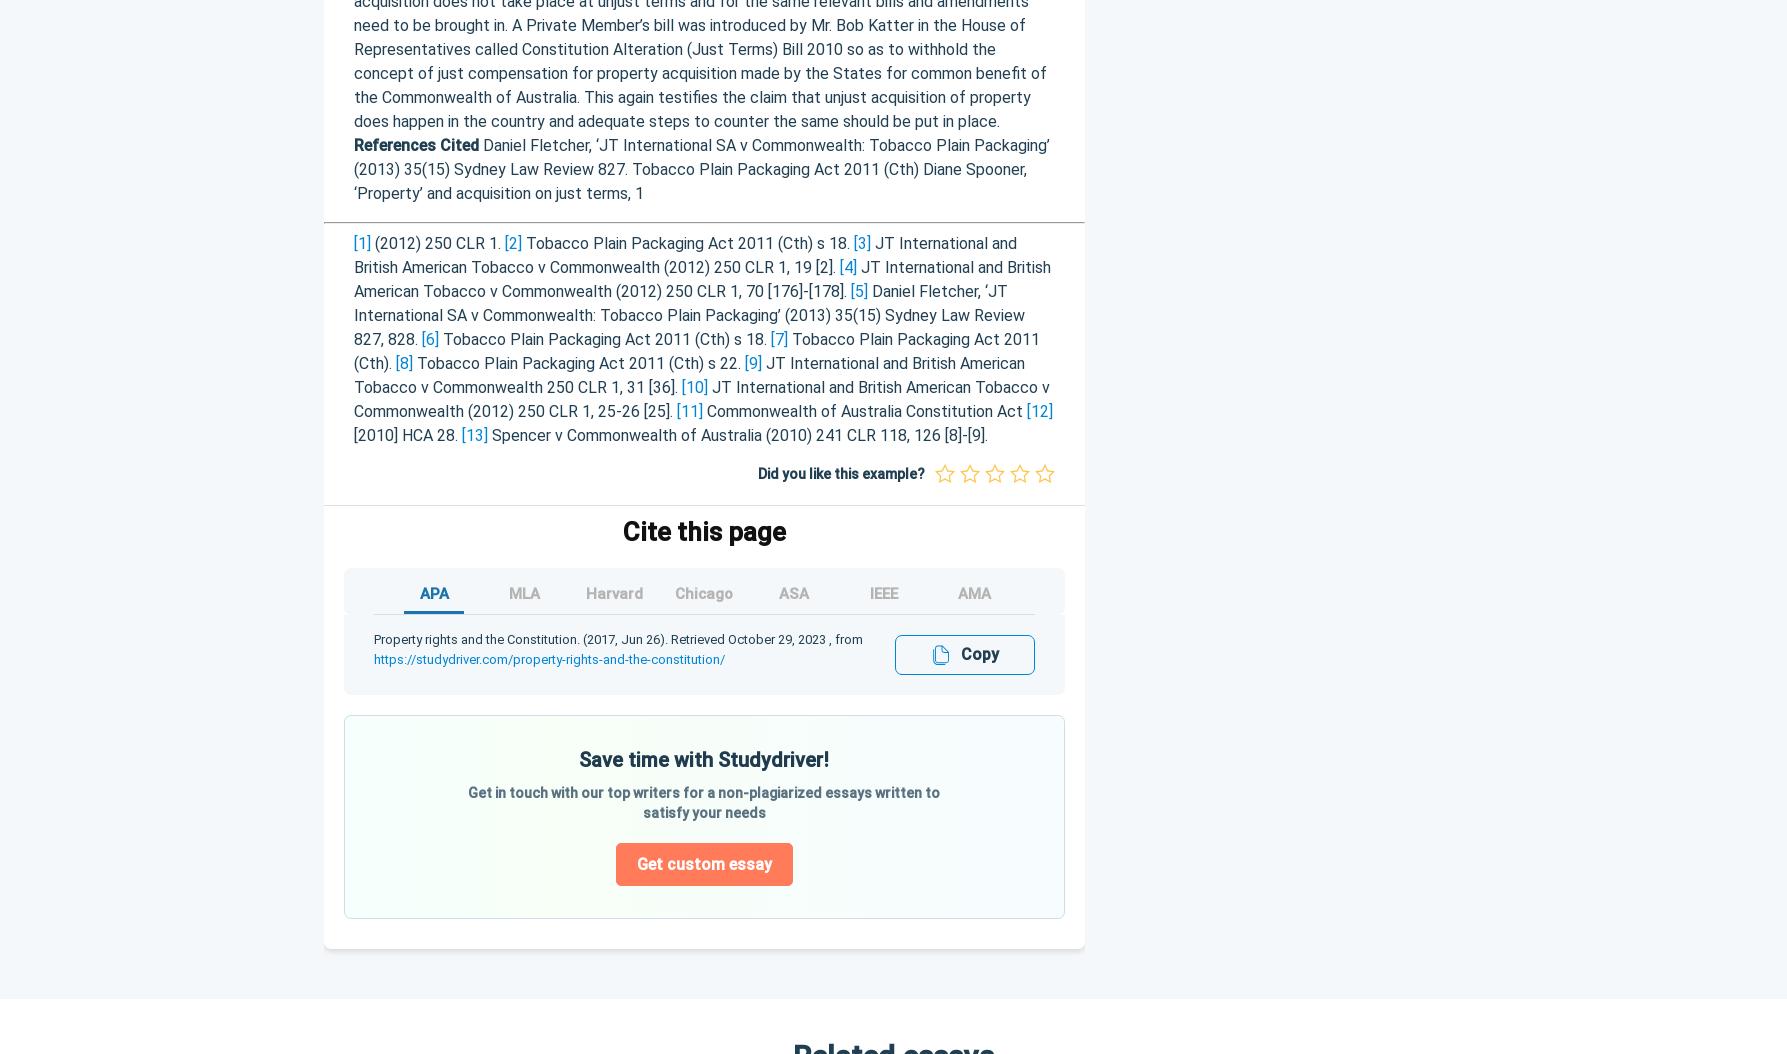 The height and width of the screenshot is (1054, 1787). What do you see at coordinates (351, 434) in the screenshot?
I see `'[2010] HCA 28.'` at bounding box center [351, 434].